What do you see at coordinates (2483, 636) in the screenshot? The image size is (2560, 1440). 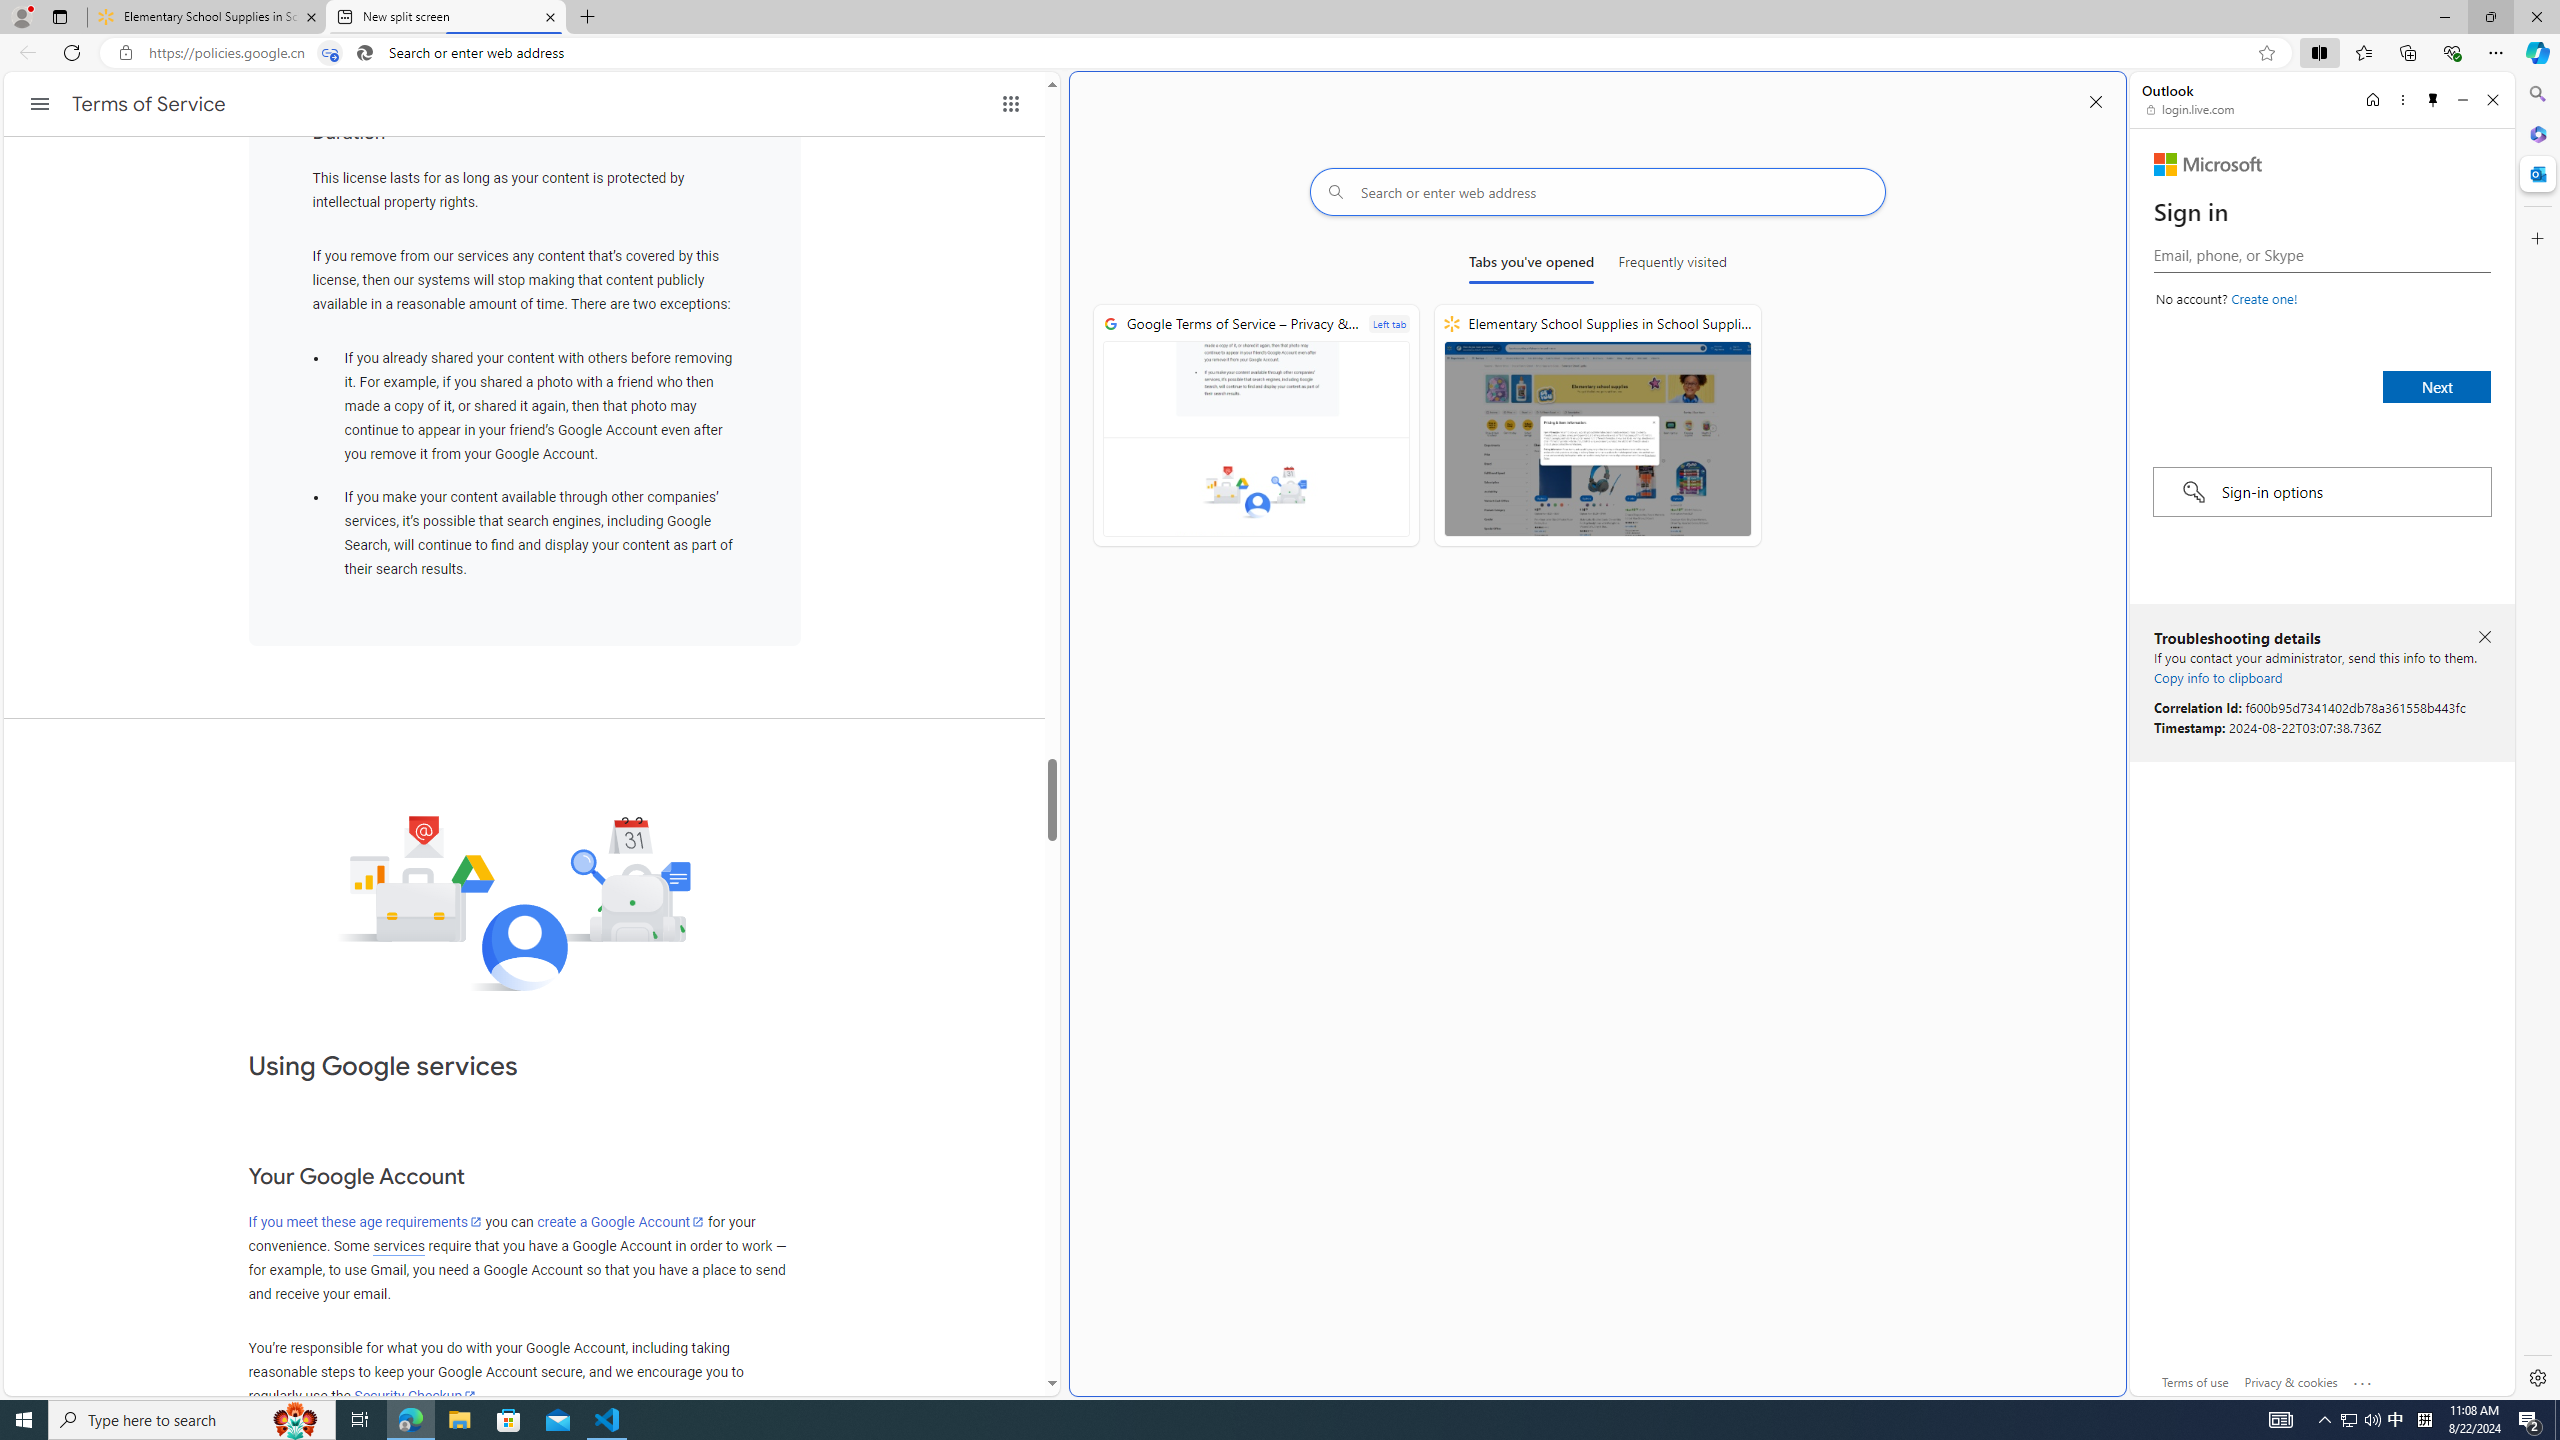 I see `'Close troubleshooting details'` at bounding box center [2483, 636].